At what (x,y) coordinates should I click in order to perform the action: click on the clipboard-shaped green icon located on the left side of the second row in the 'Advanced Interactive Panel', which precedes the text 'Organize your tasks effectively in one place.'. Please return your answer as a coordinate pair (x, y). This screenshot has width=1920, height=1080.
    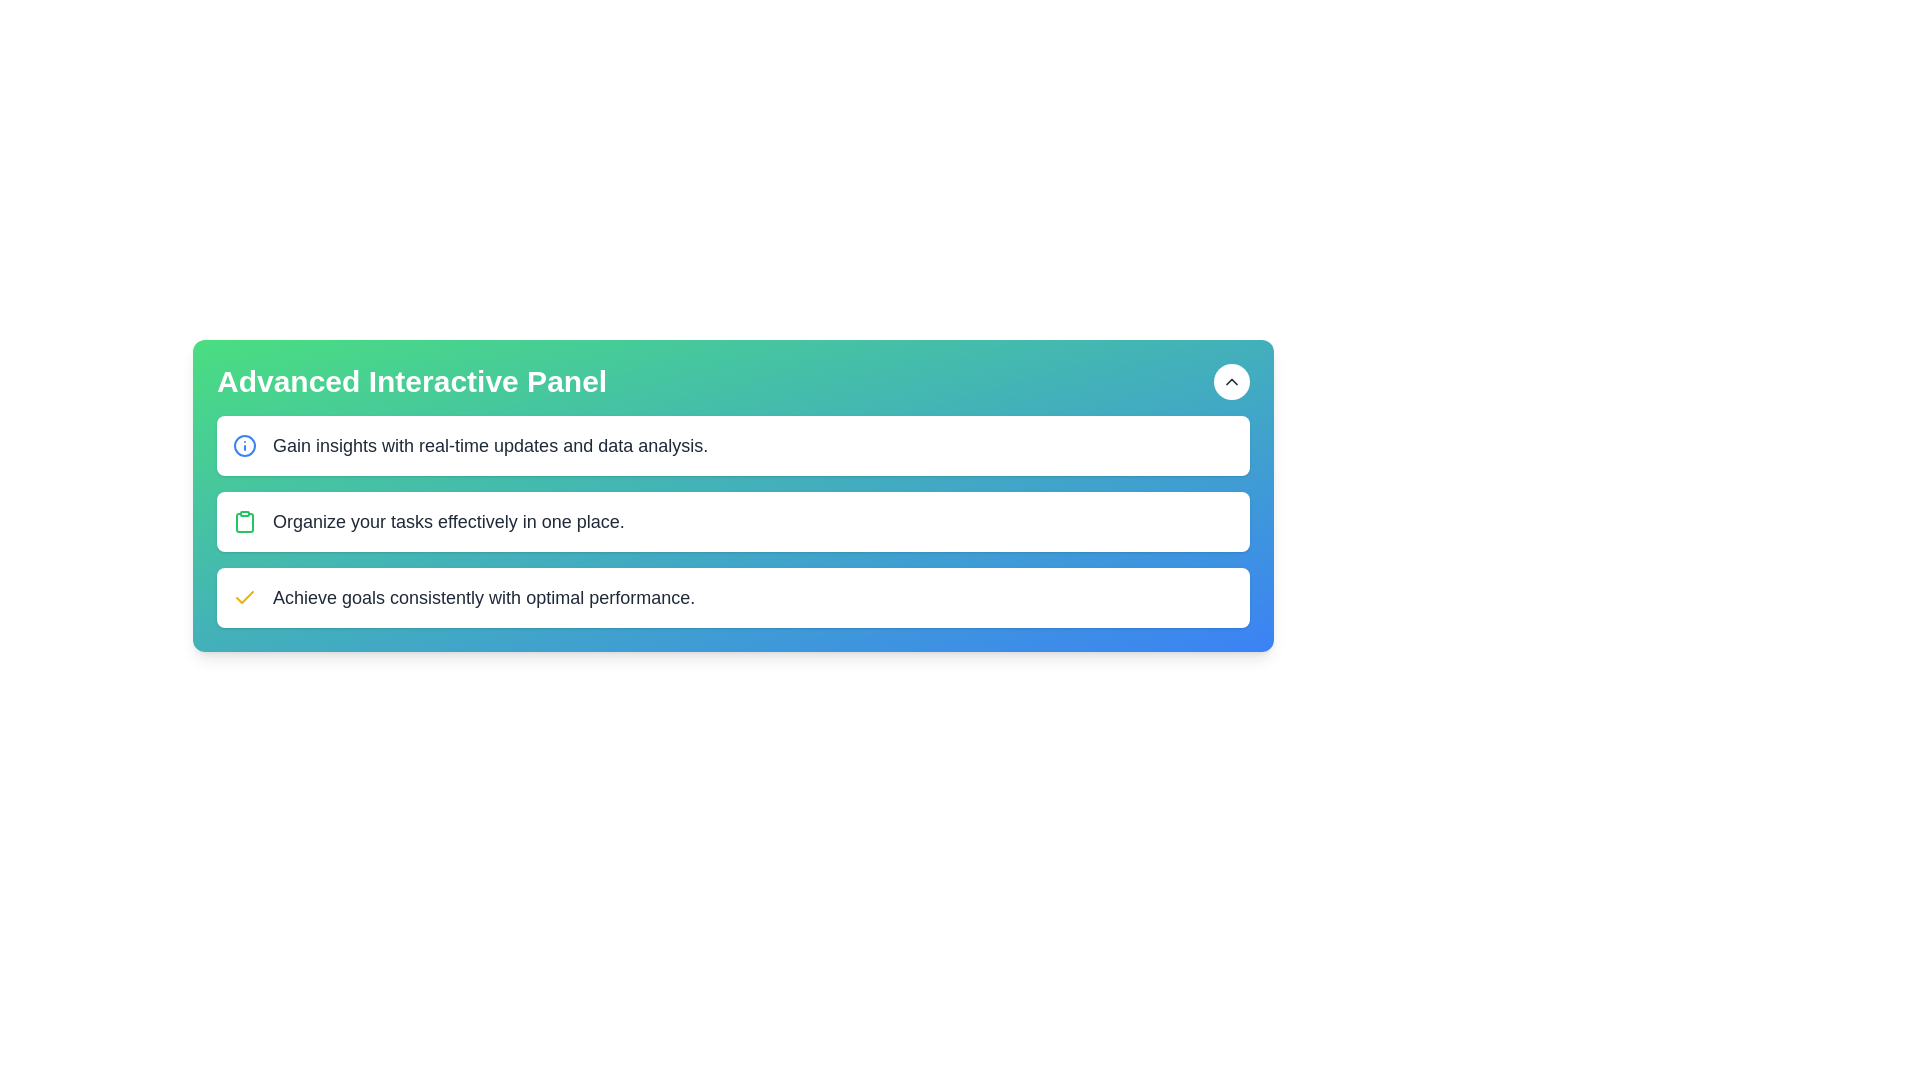
    Looking at the image, I should click on (243, 520).